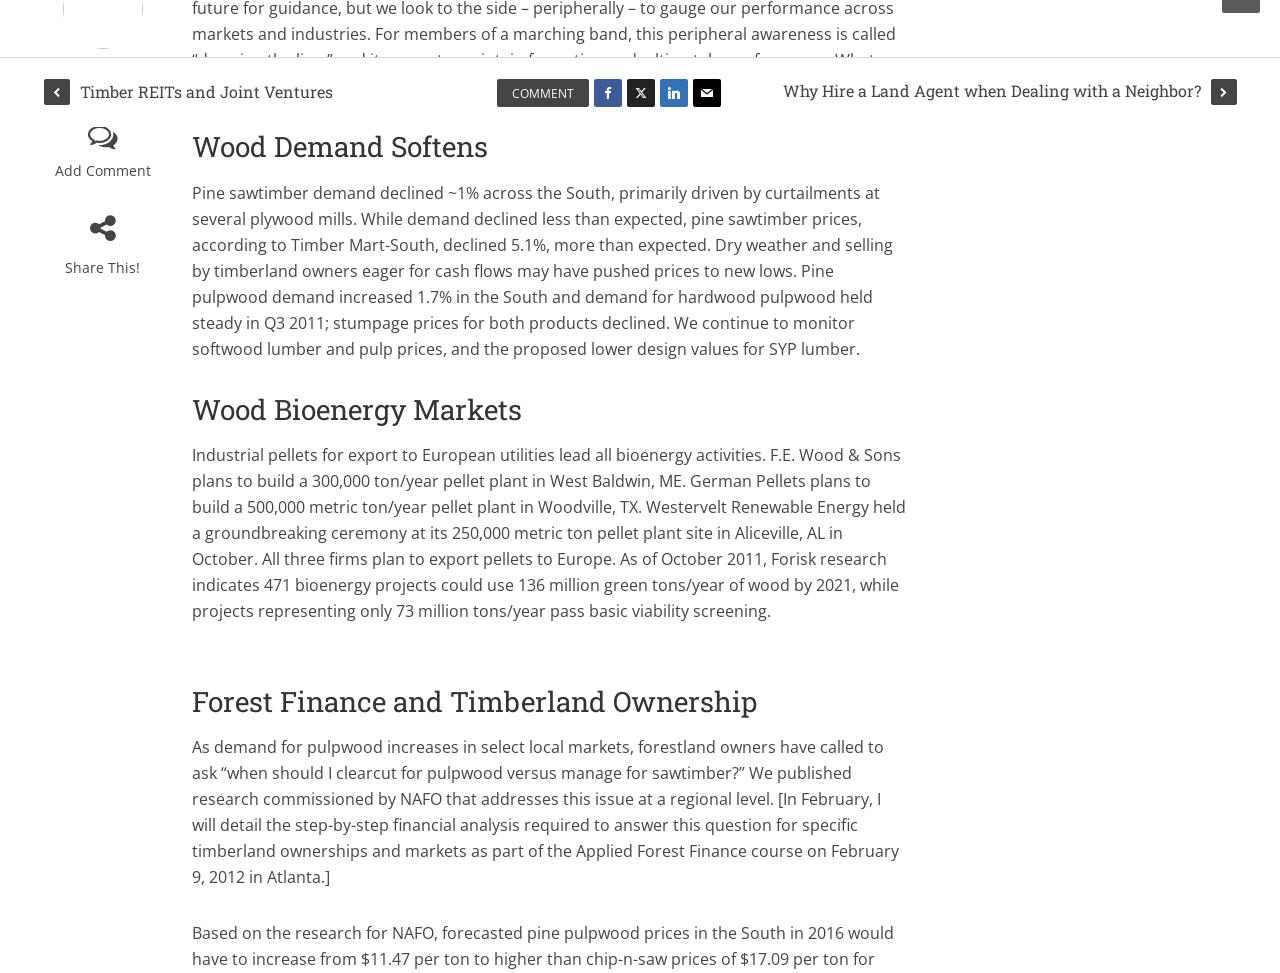  I want to click on 'Wood Demand Softens', so click(339, 146).